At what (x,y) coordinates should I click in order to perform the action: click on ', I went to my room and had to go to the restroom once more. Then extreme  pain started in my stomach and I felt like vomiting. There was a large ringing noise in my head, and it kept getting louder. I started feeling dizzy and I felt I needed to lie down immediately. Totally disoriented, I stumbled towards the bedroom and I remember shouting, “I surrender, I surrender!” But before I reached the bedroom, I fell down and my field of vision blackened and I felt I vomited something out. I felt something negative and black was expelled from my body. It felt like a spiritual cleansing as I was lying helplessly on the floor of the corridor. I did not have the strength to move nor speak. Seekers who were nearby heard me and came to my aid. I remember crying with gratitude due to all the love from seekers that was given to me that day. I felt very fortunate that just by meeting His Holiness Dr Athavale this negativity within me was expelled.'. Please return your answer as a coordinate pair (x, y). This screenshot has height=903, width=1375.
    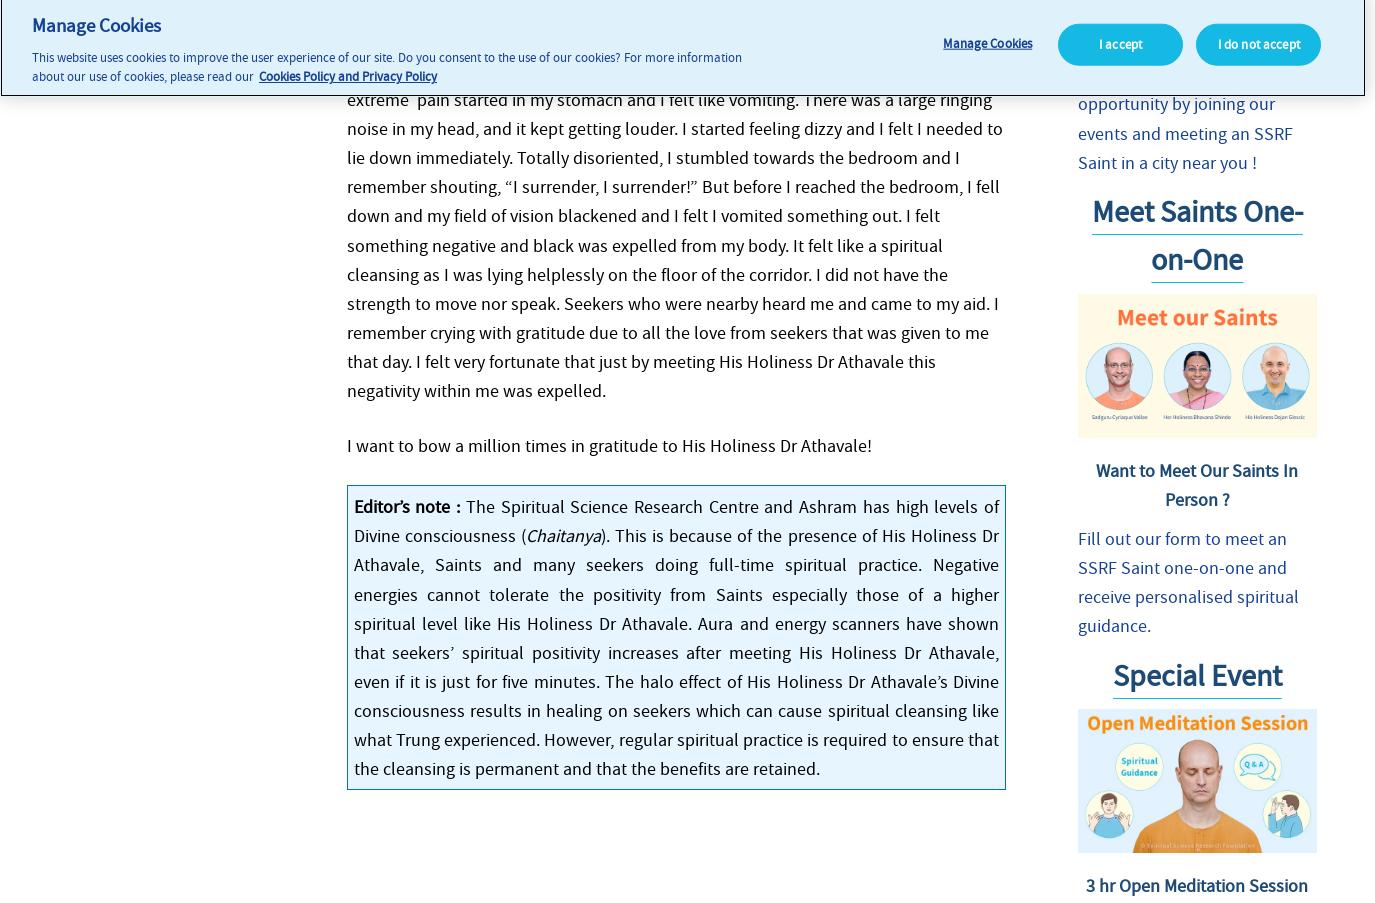
    Looking at the image, I should click on (673, 229).